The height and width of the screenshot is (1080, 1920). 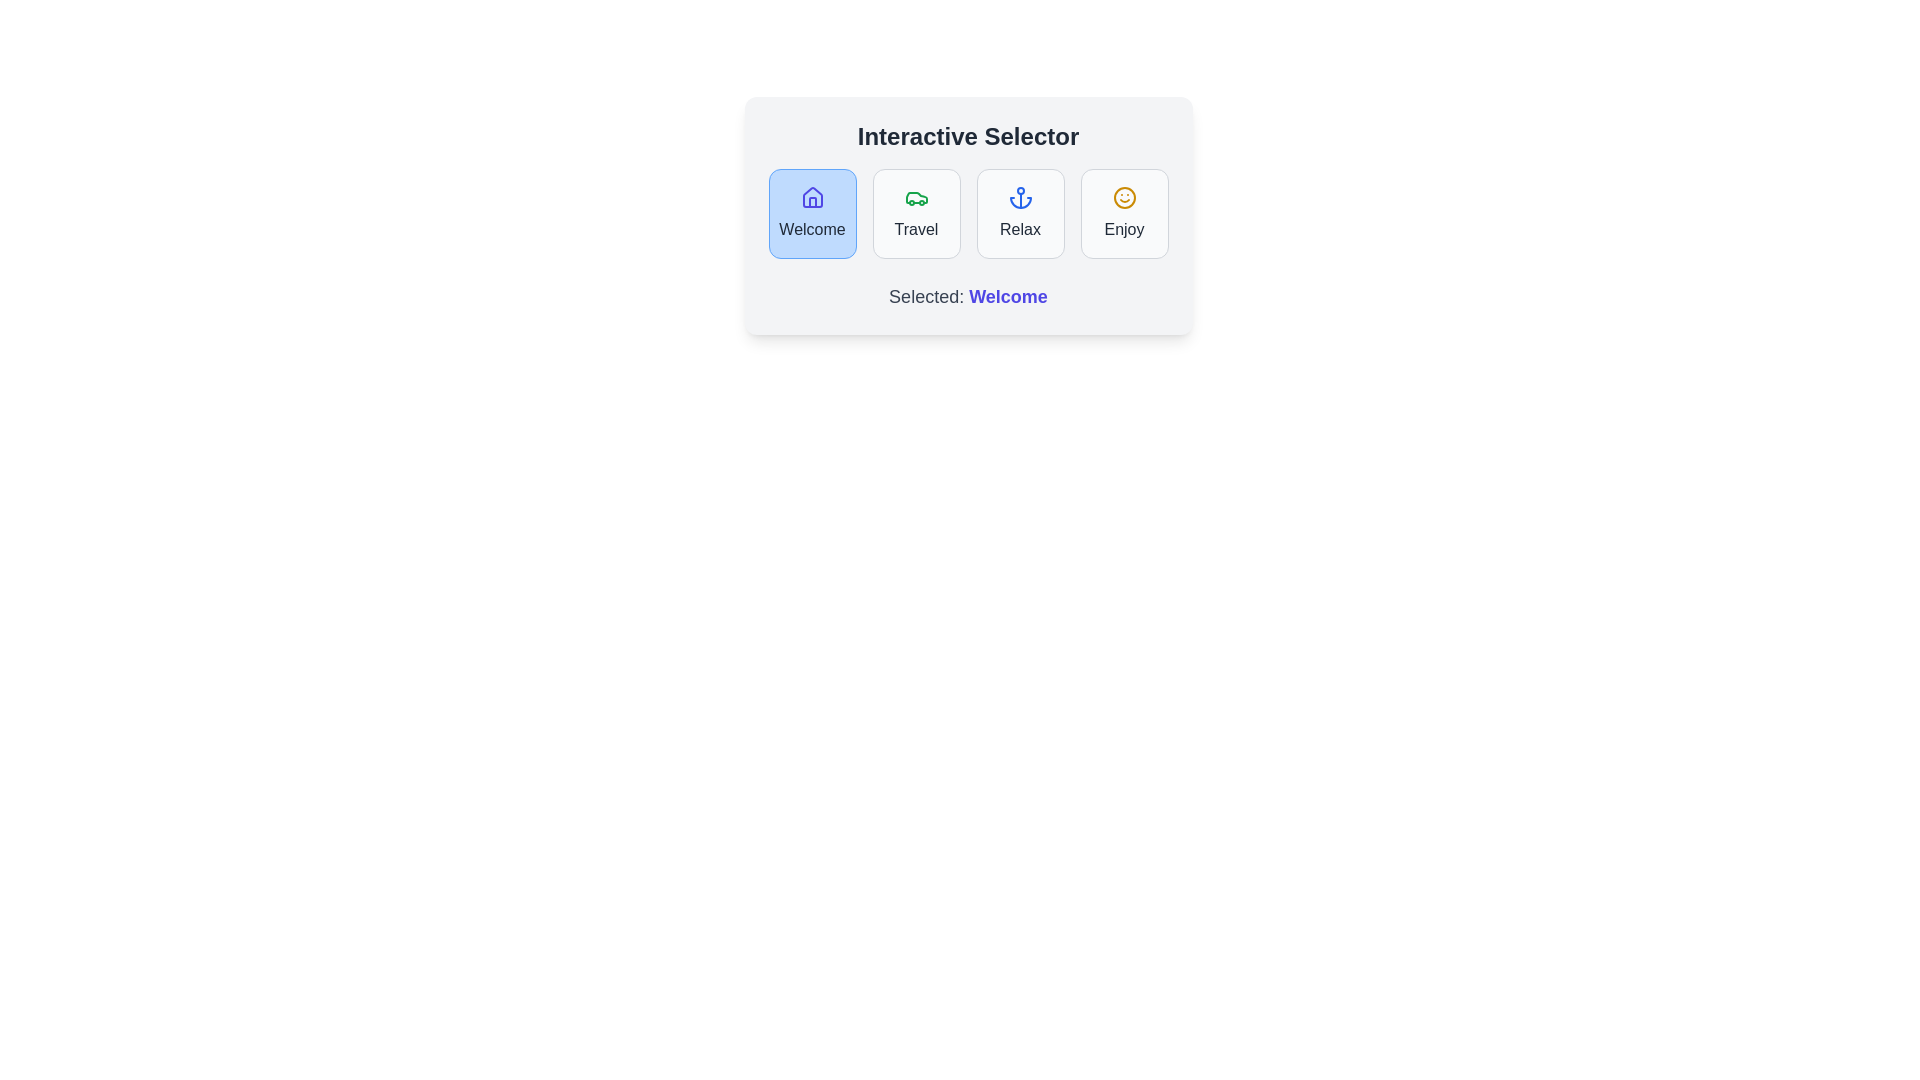 What do you see at coordinates (1020, 203) in the screenshot?
I see `the semi-circular blue component of the Relax icon, which is part of an SVG graphic resembling an anchor` at bounding box center [1020, 203].